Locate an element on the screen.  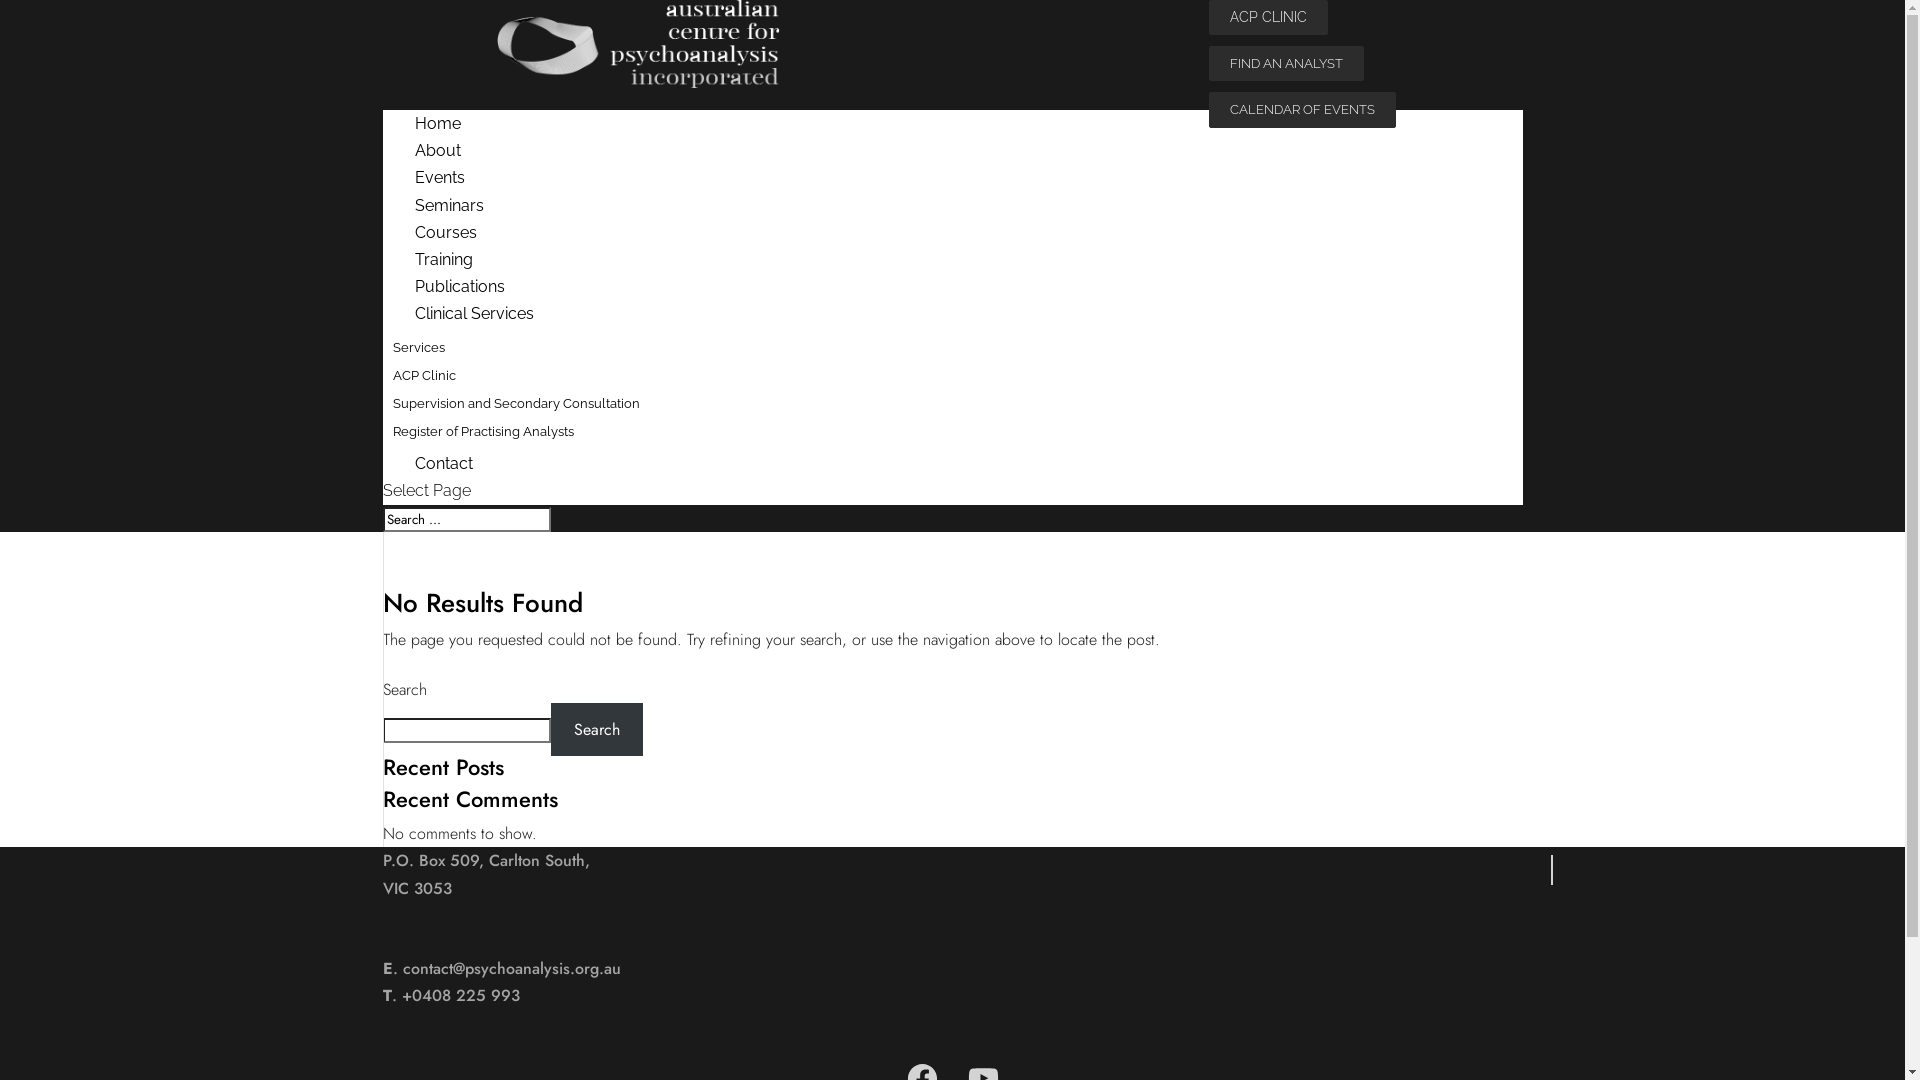
'Contact' is located at coordinates (442, 463).